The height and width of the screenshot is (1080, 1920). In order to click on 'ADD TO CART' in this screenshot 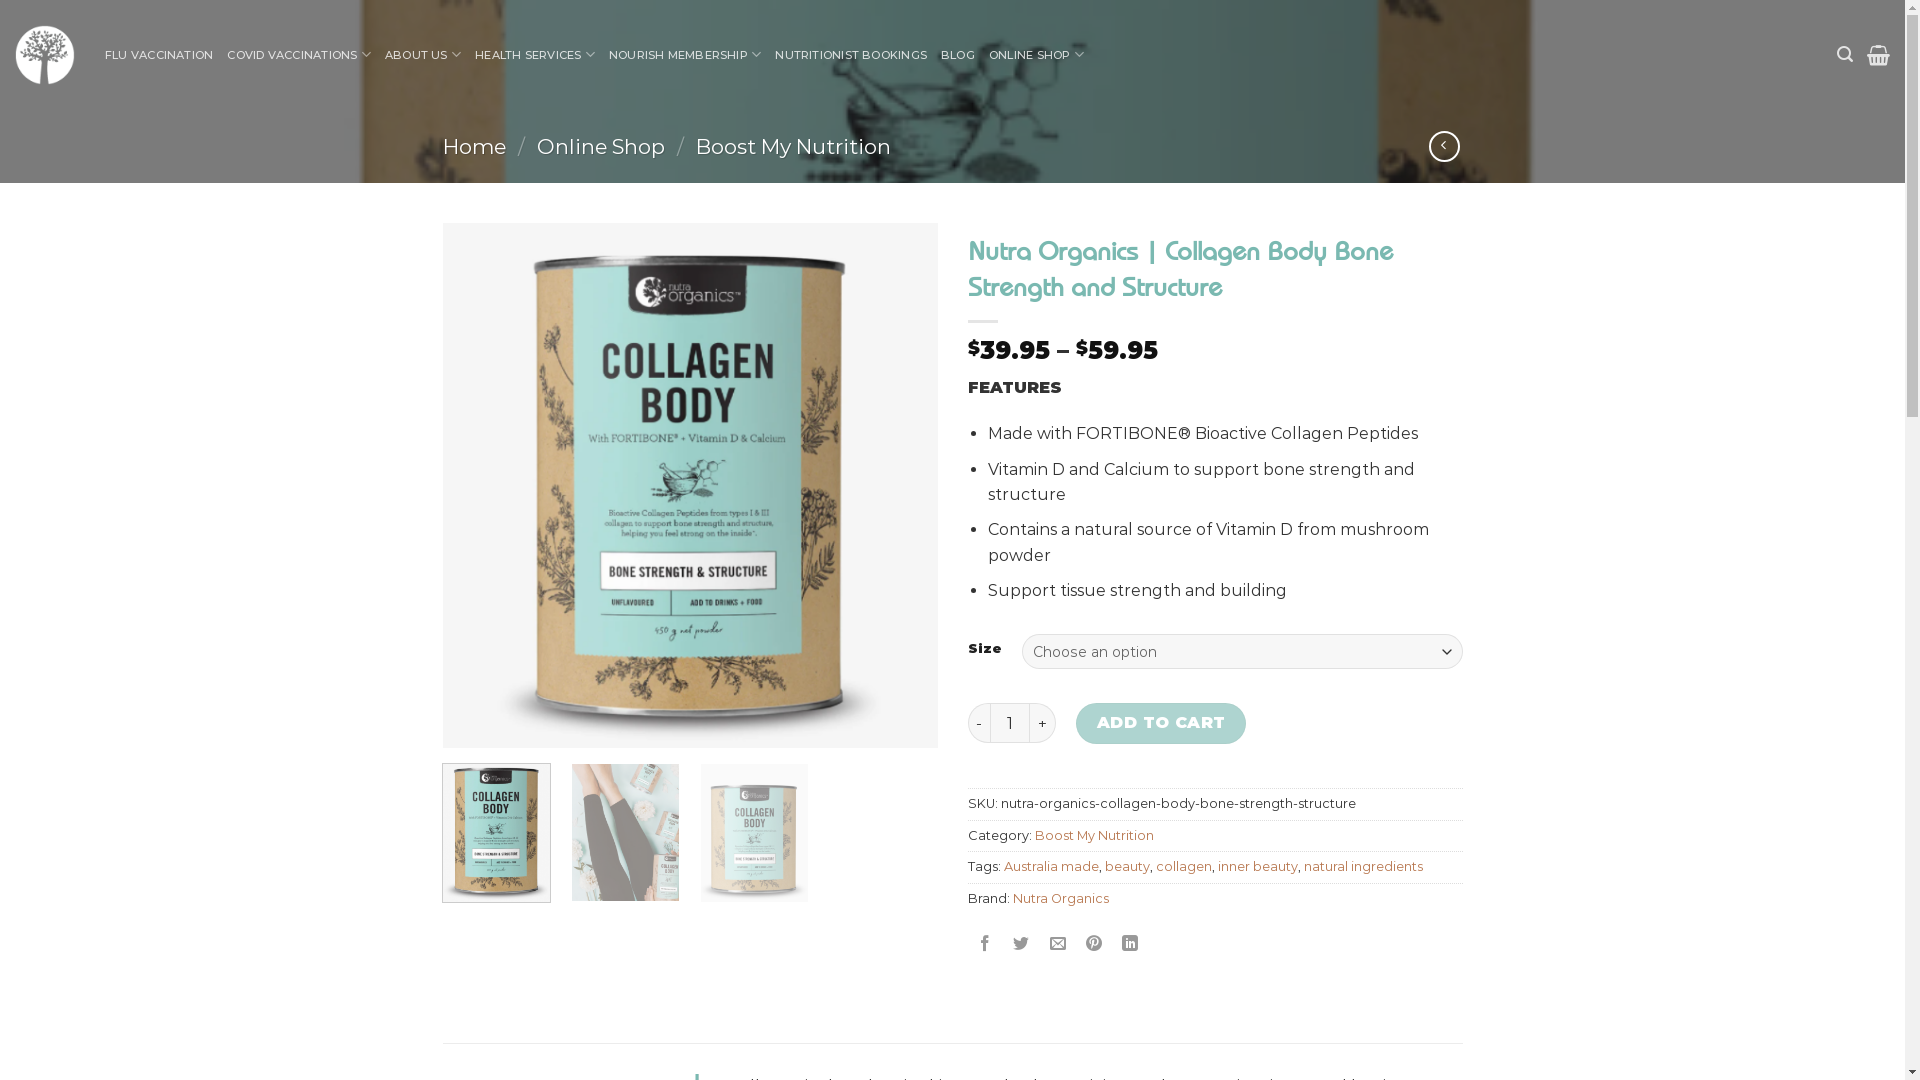, I will do `click(1161, 722)`.